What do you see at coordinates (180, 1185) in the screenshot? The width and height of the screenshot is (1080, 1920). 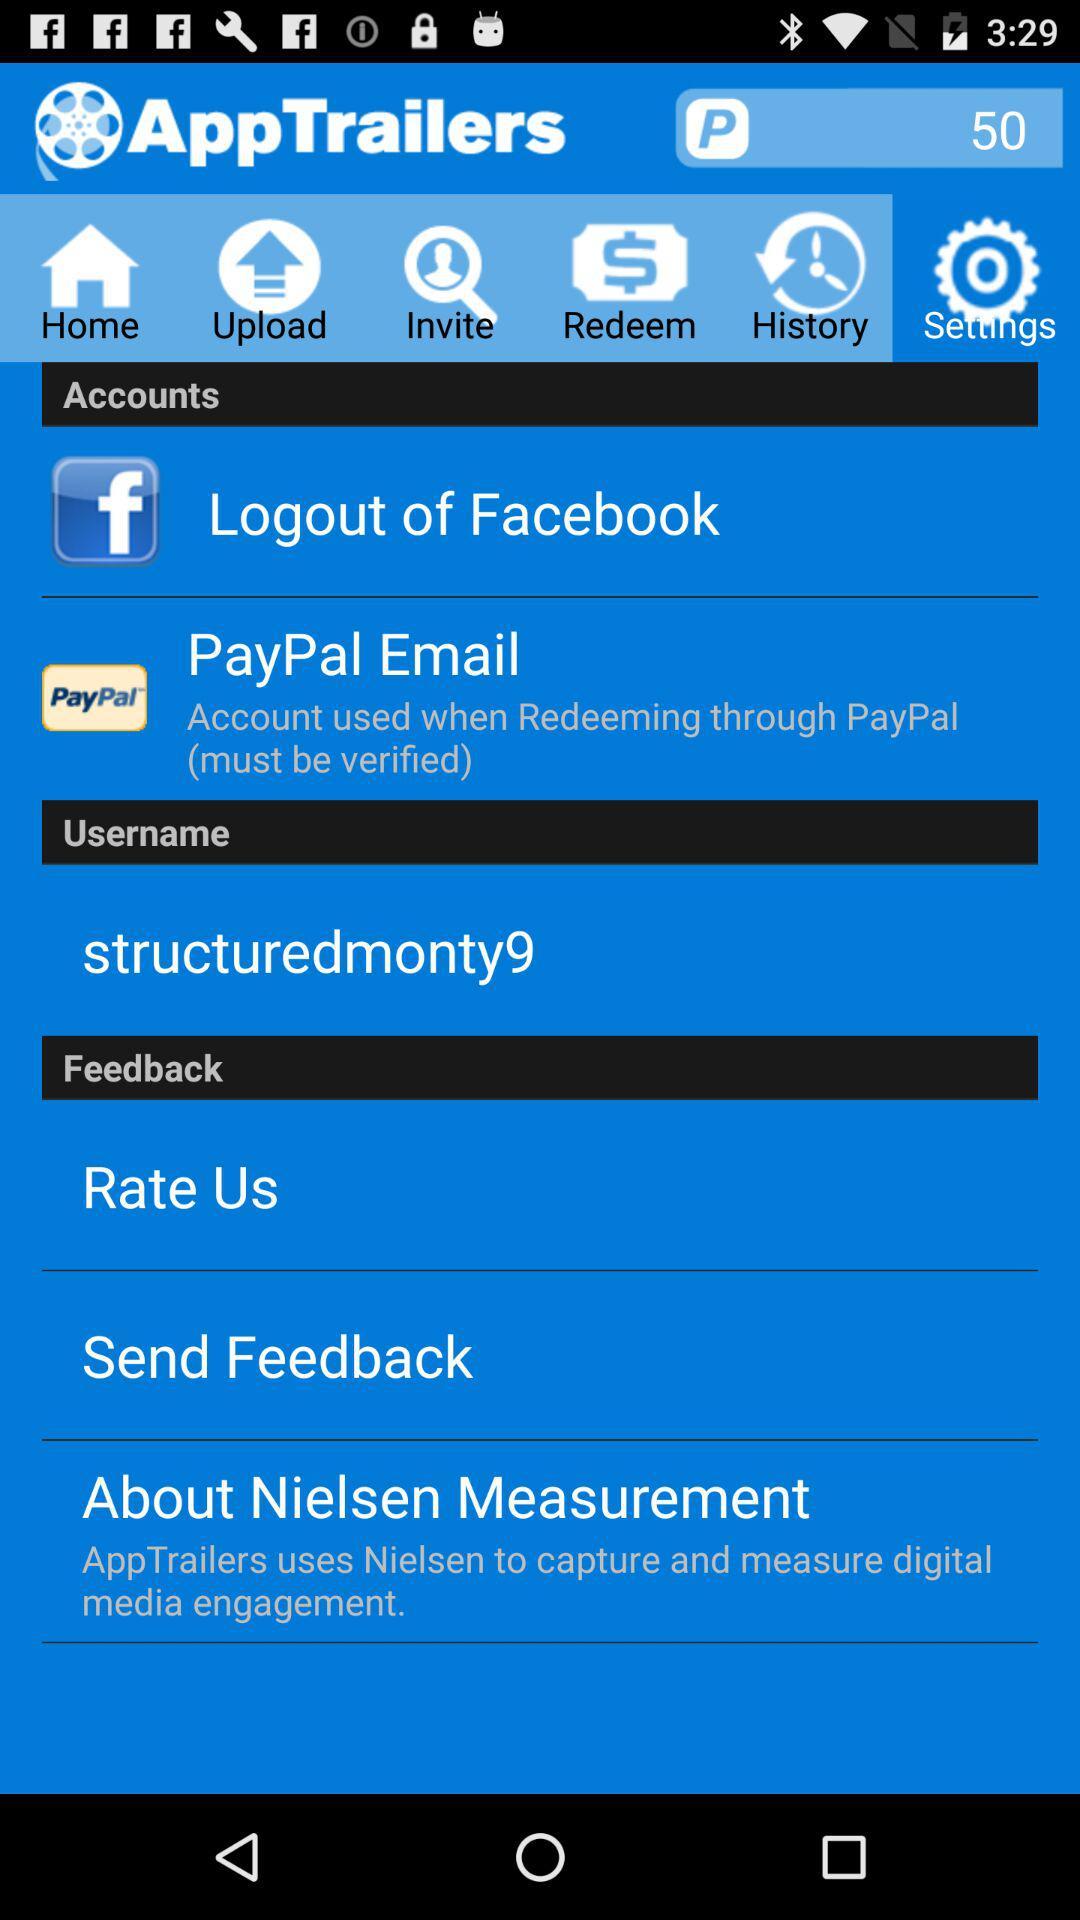 I see `rate us icon` at bounding box center [180, 1185].